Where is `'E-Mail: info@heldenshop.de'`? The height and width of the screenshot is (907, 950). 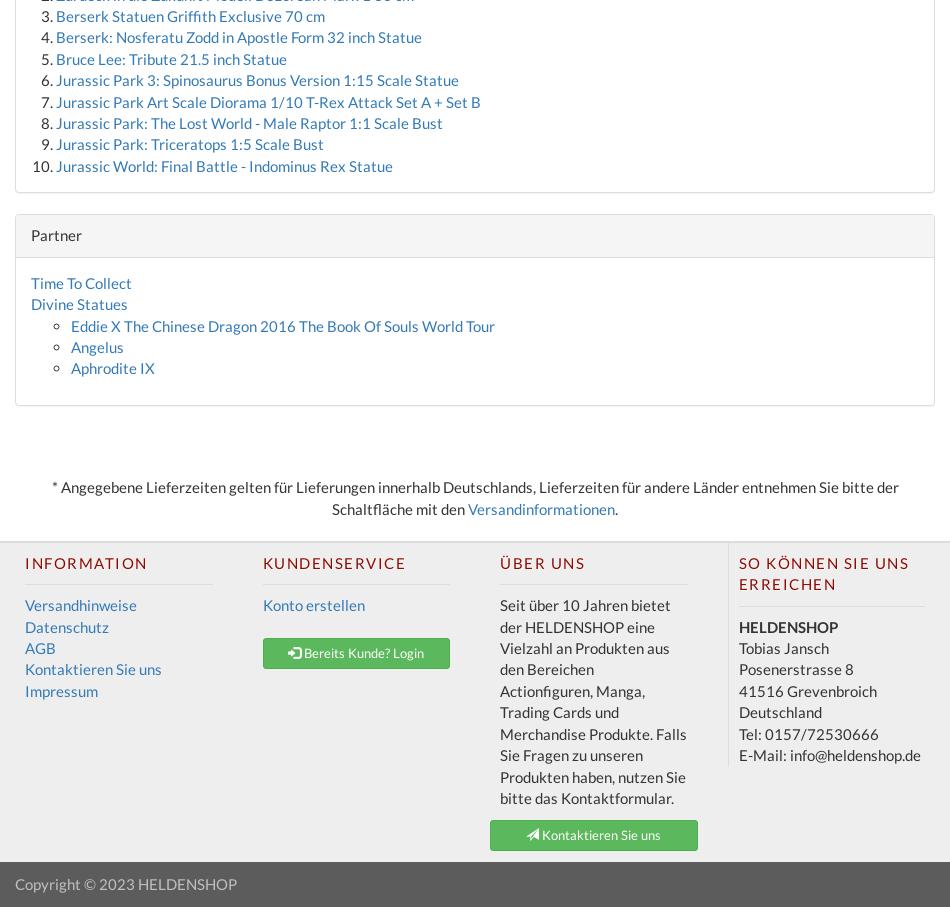
'E-Mail: info@heldenshop.de' is located at coordinates (827, 753).